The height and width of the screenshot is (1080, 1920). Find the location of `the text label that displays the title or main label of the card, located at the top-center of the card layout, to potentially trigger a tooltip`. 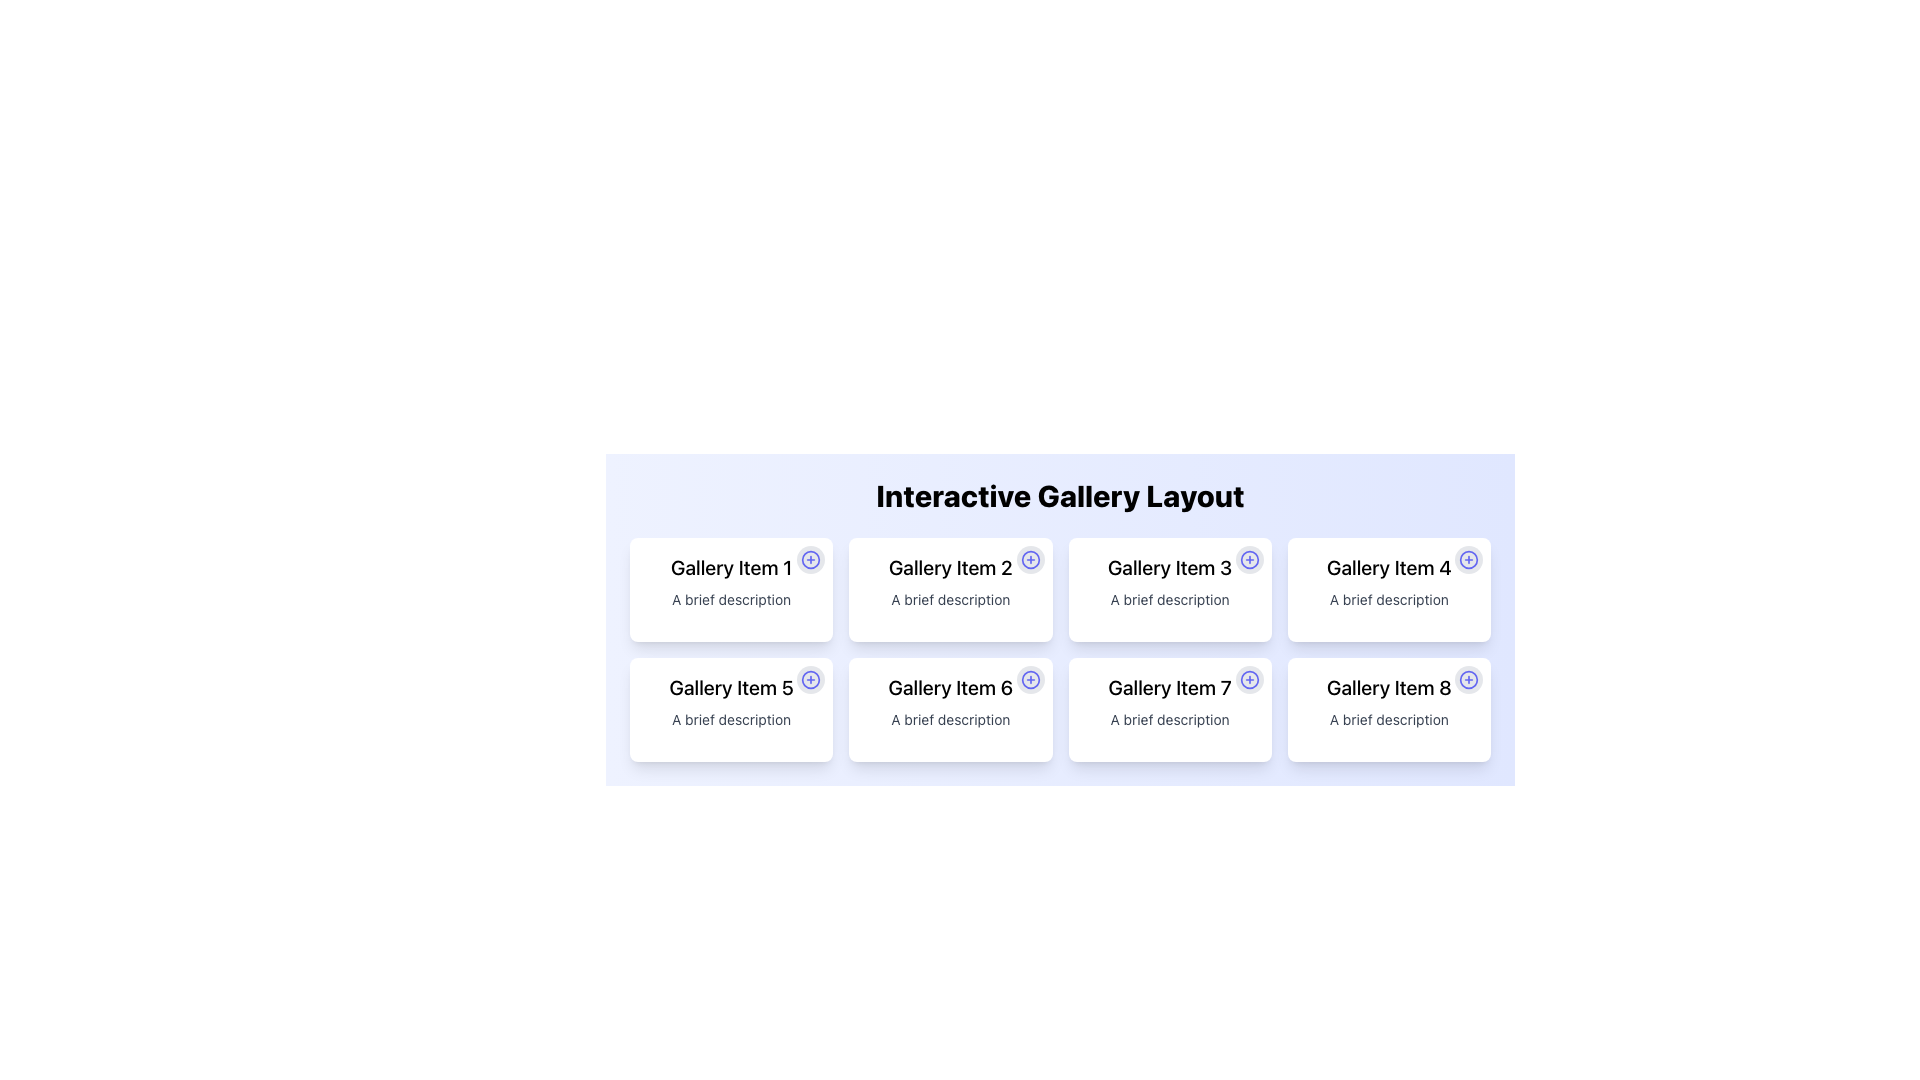

the text label that displays the title or main label of the card, located at the top-center of the card layout, to potentially trigger a tooltip is located at coordinates (1170, 567).